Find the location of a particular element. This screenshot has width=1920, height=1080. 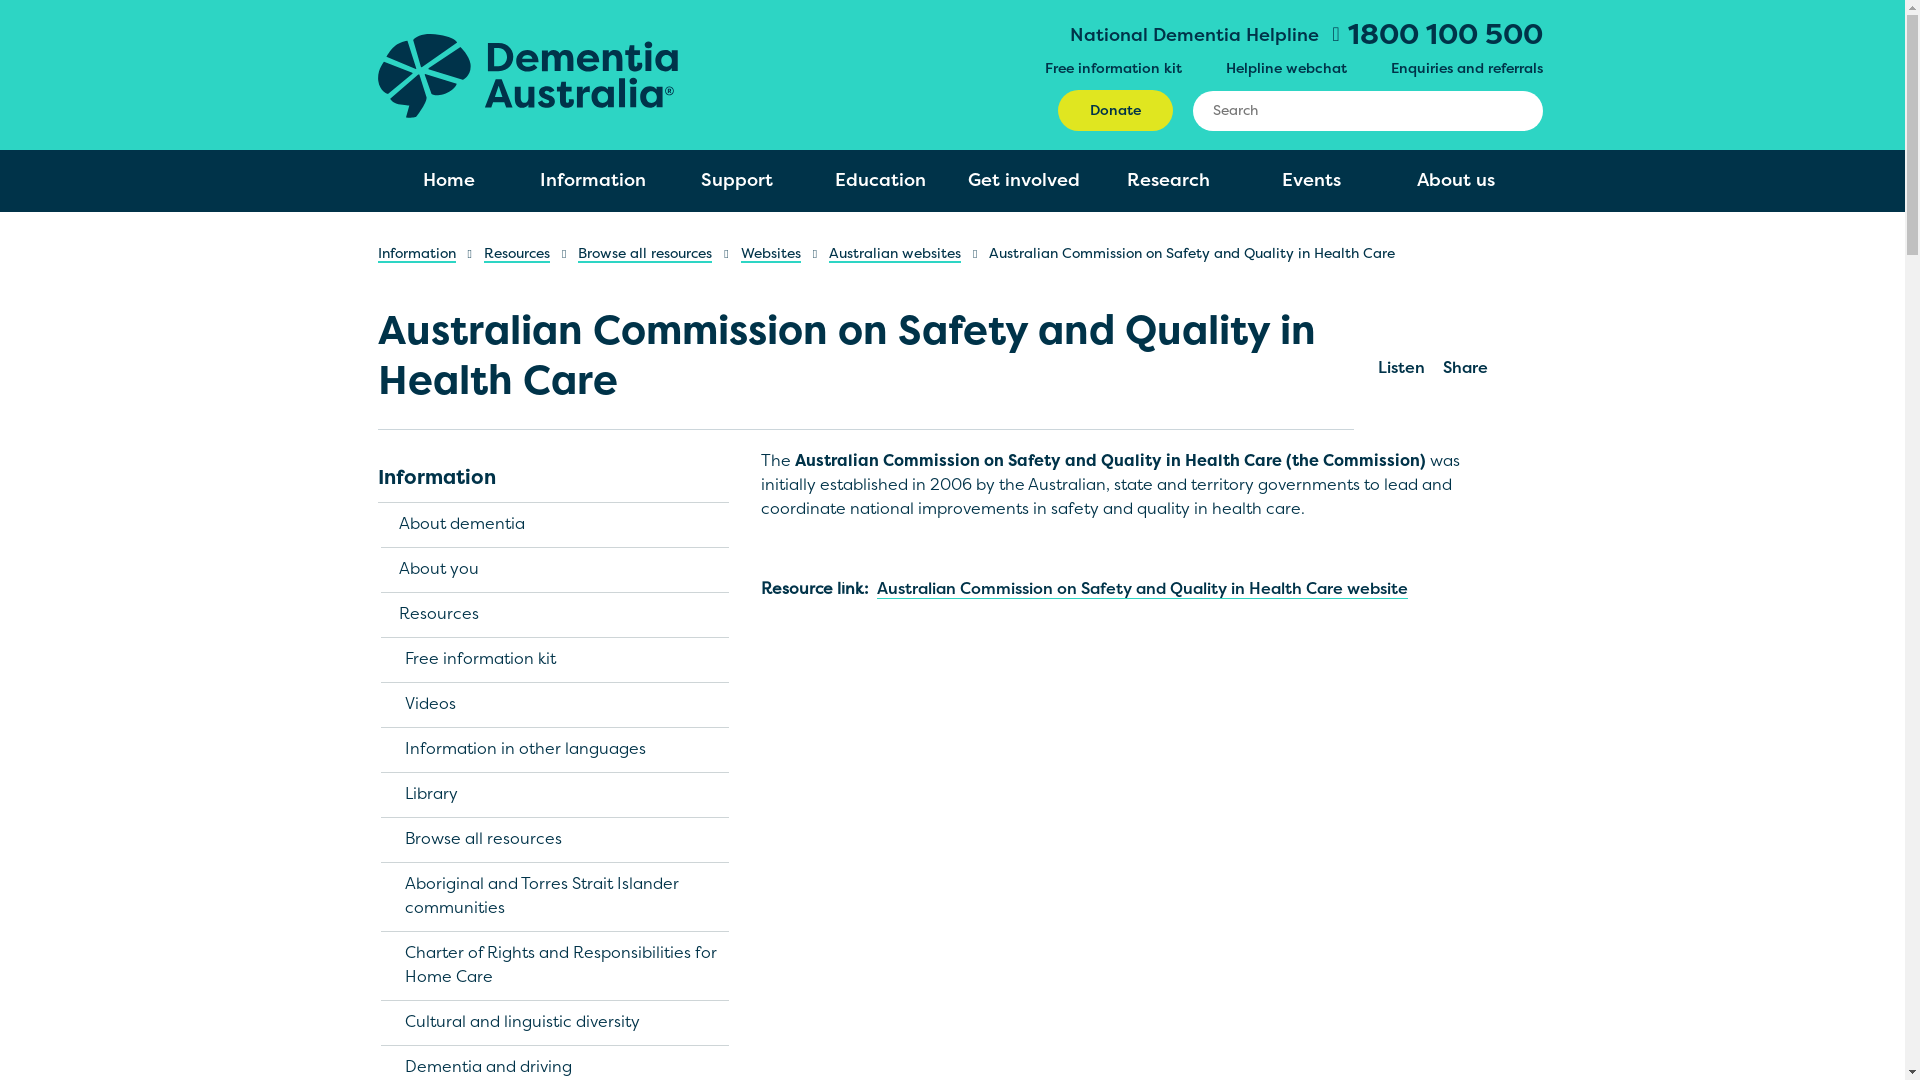

'Information' is located at coordinates (416, 254).